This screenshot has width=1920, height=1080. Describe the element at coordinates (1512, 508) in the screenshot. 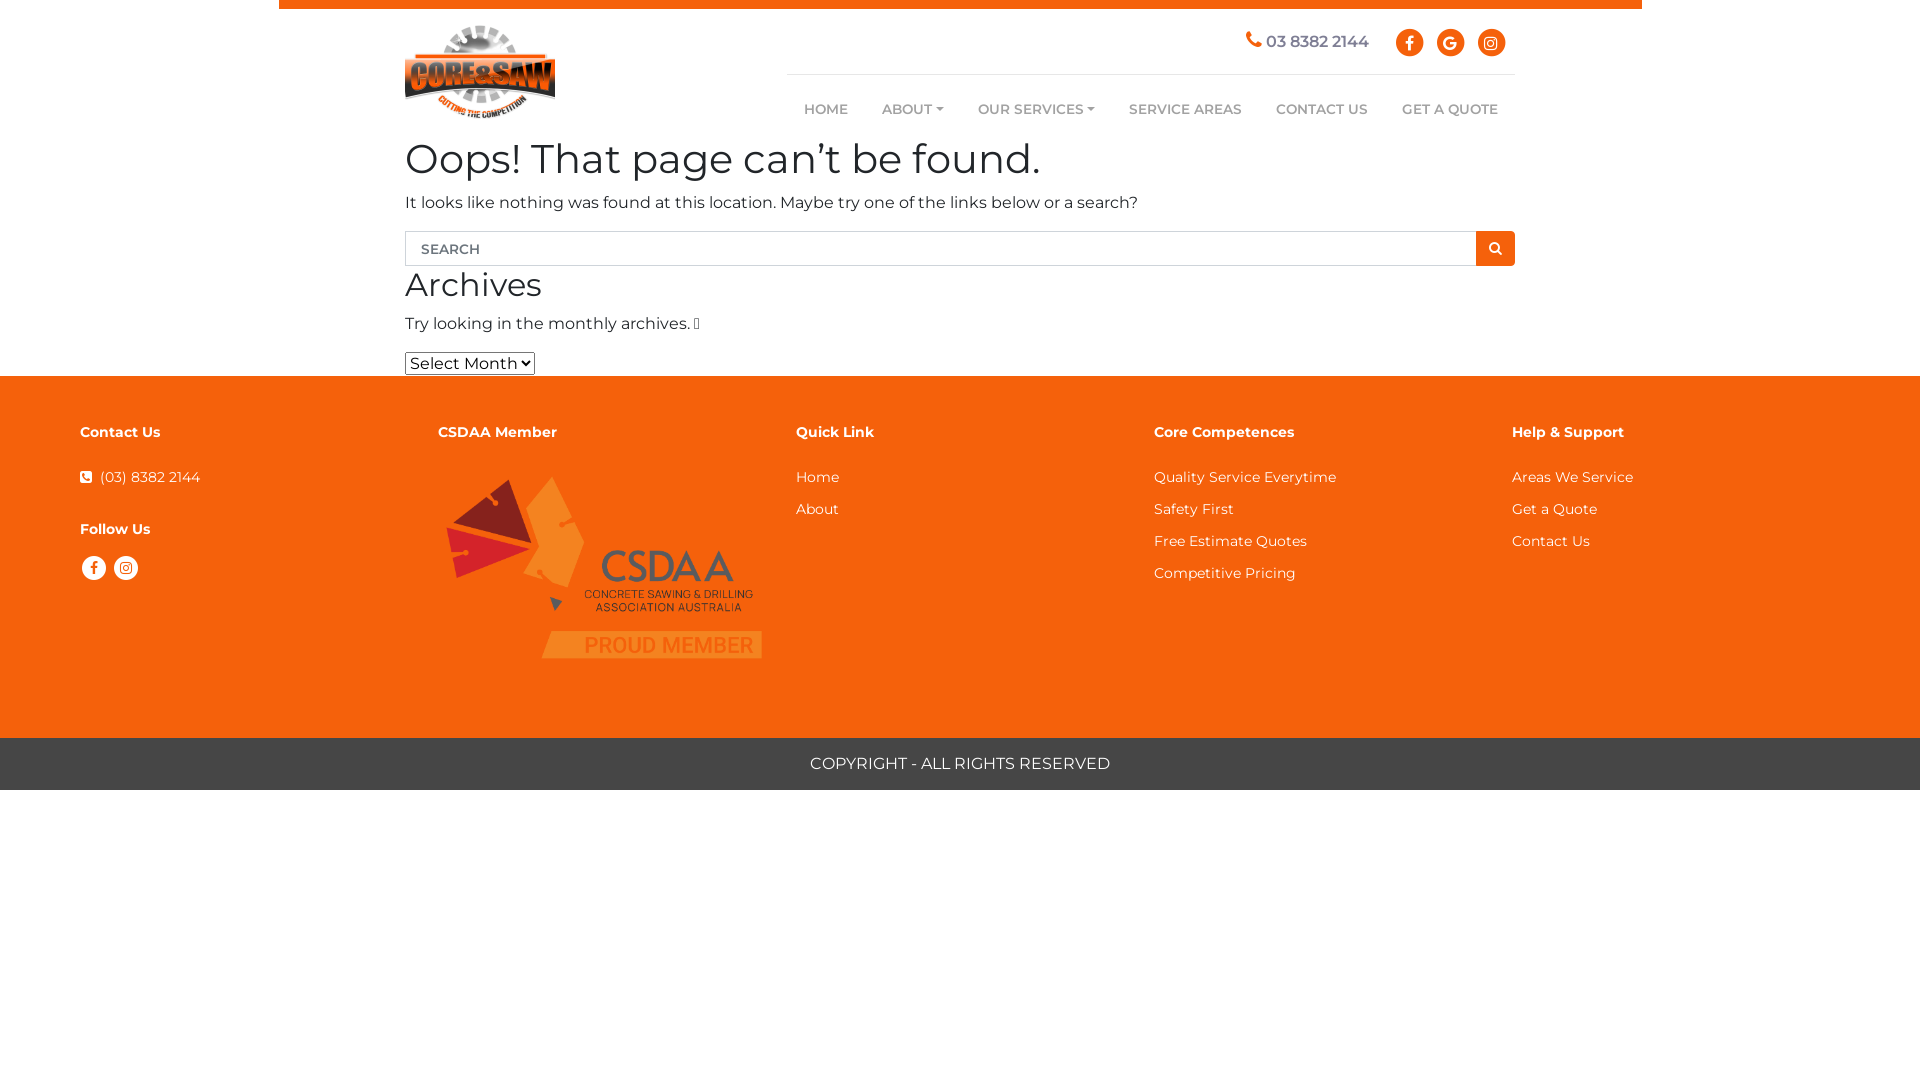

I see `'Get a Quote'` at that location.